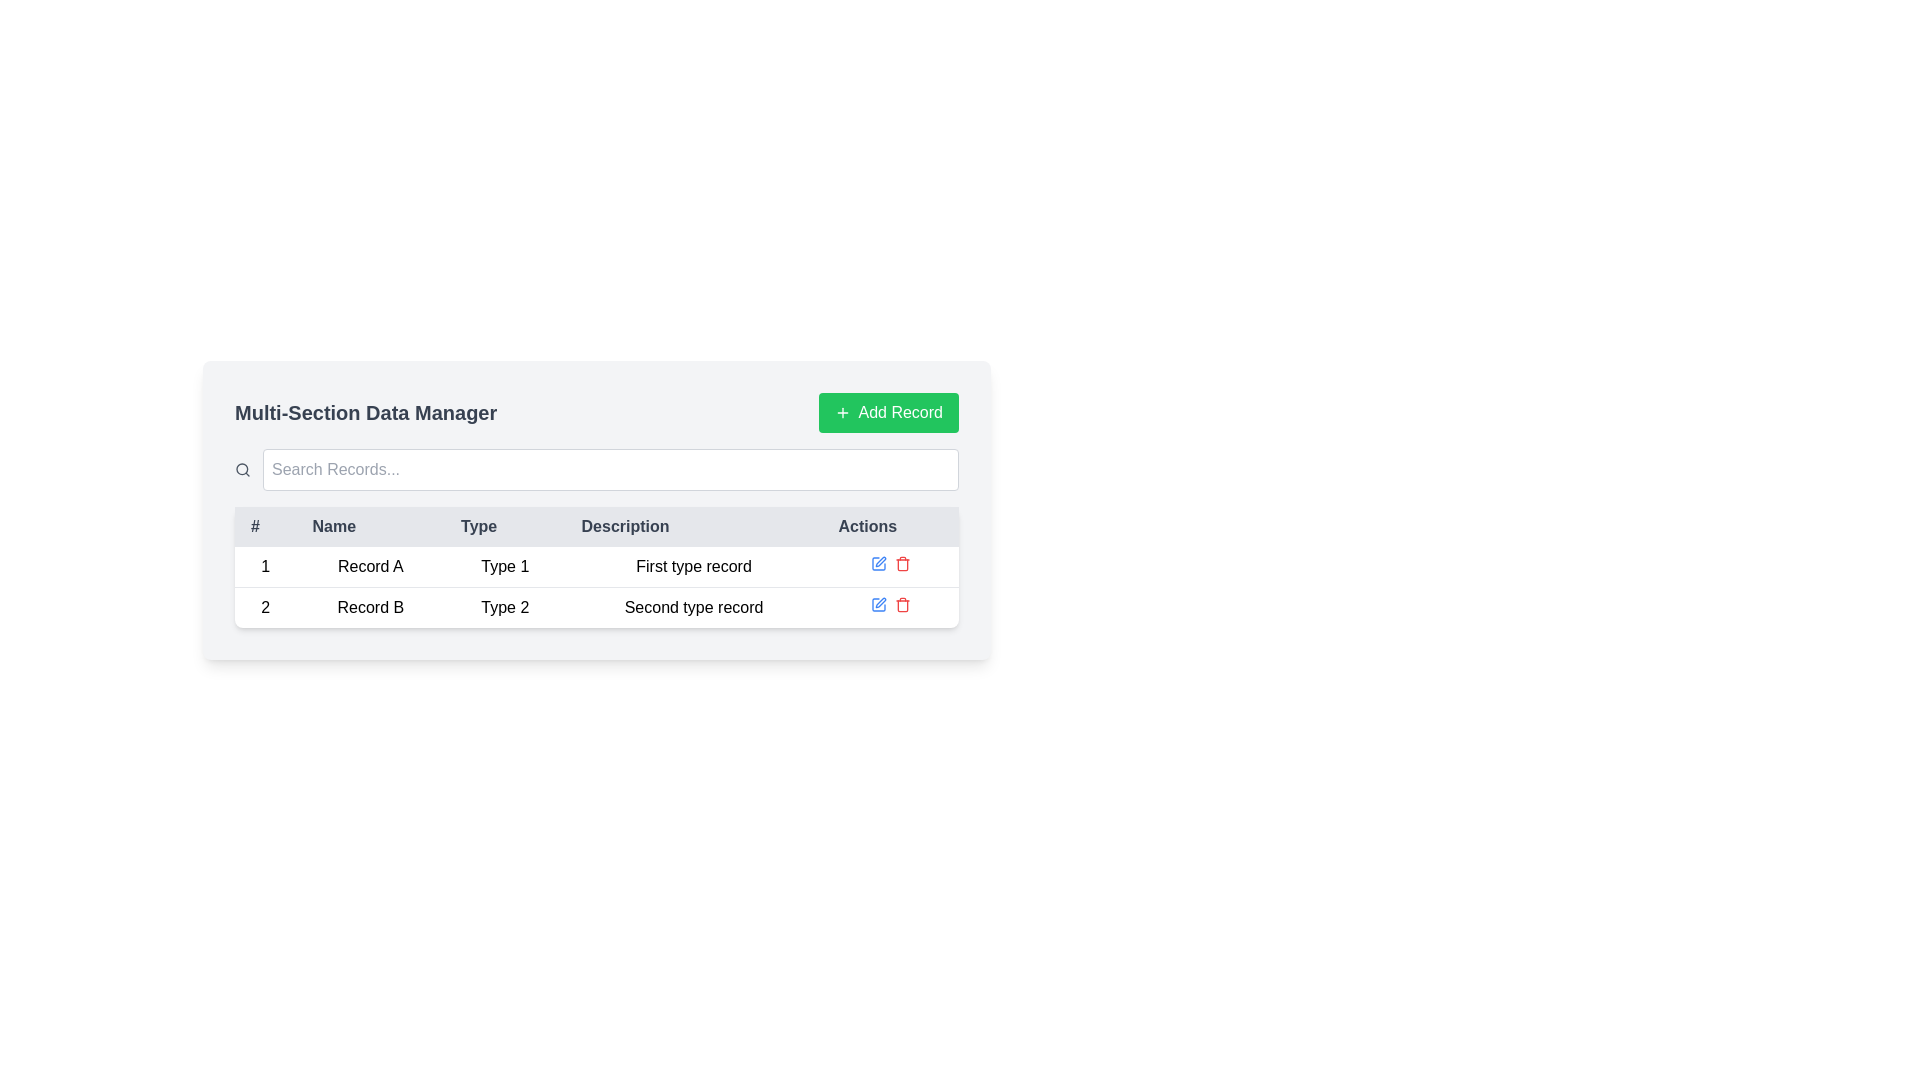  What do you see at coordinates (889, 567) in the screenshot?
I see `the empty table cell located in the last cell of the first row of the data table related to 'Record A' of 'Type 1'` at bounding box center [889, 567].